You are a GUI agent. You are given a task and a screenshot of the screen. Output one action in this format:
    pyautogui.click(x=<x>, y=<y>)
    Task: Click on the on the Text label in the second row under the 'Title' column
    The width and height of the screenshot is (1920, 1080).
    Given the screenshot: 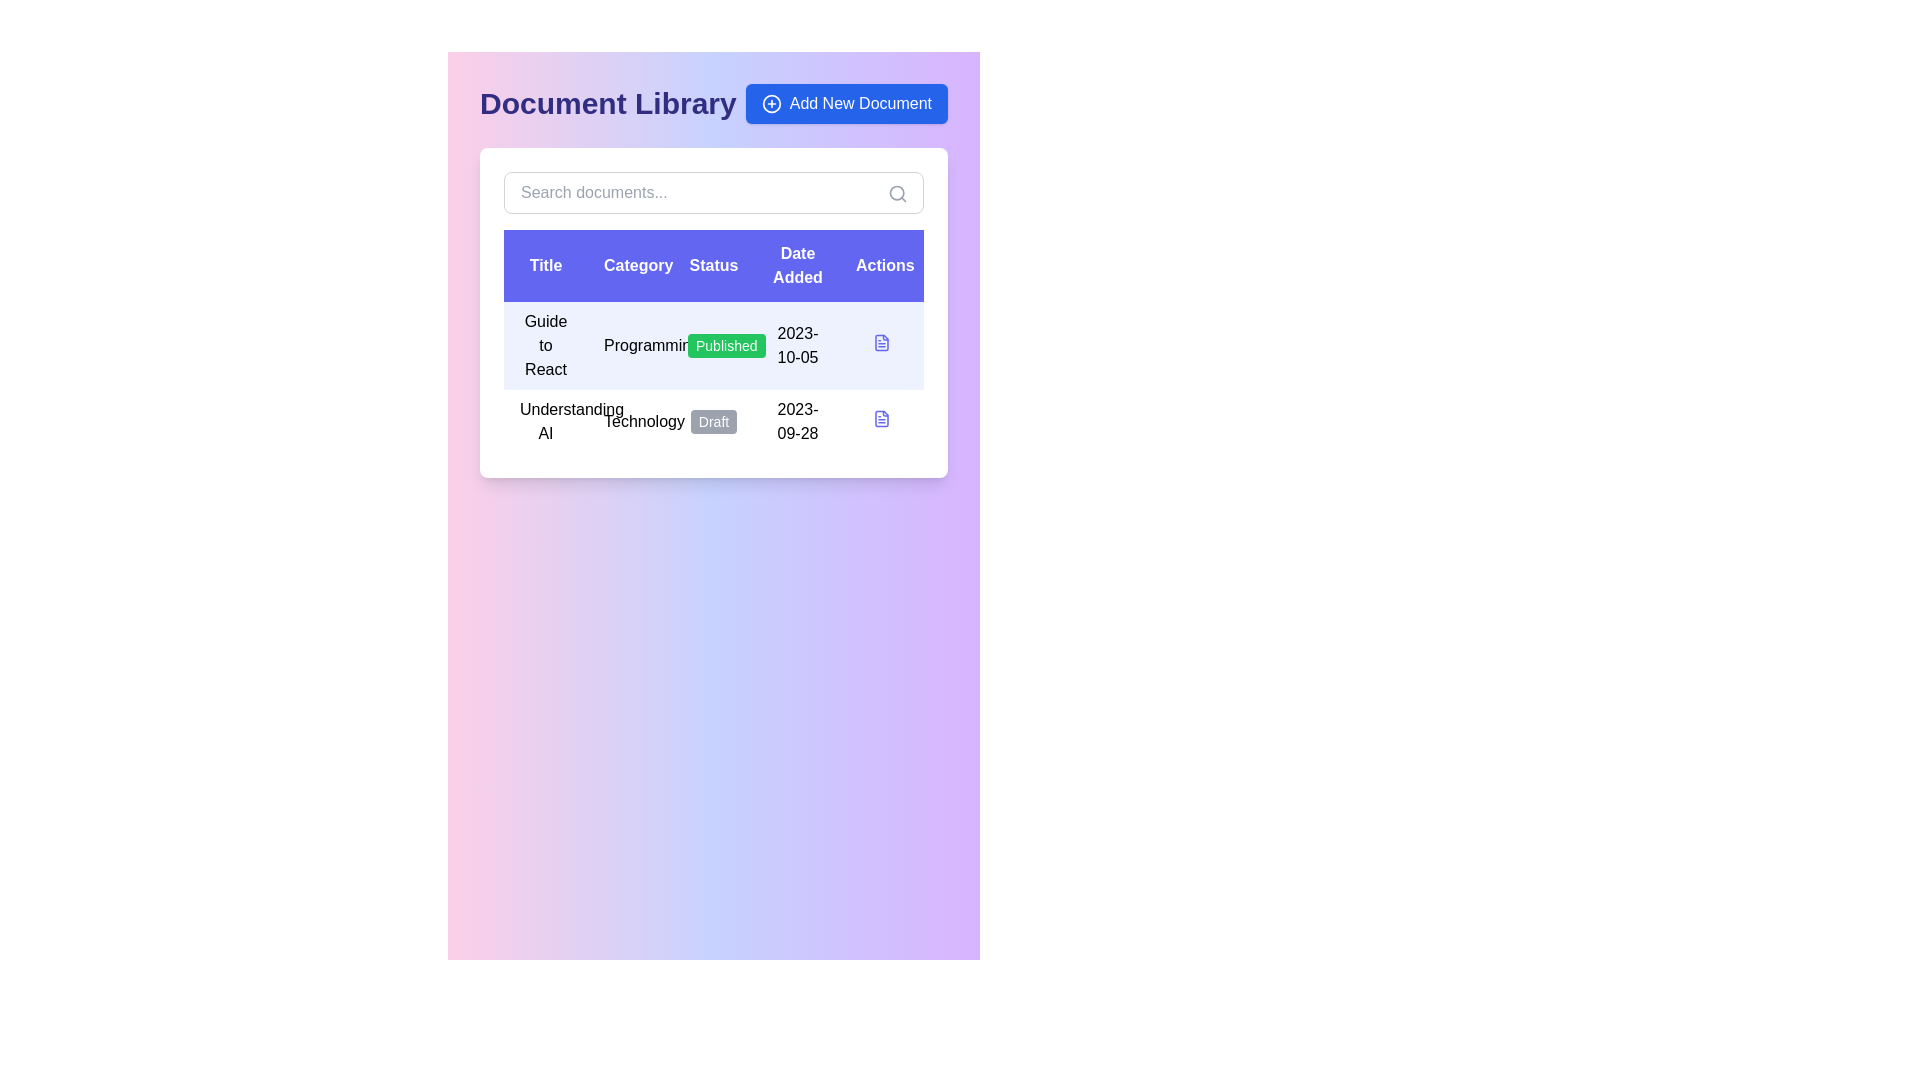 What is the action you would take?
    pyautogui.click(x=546, y=420)
    